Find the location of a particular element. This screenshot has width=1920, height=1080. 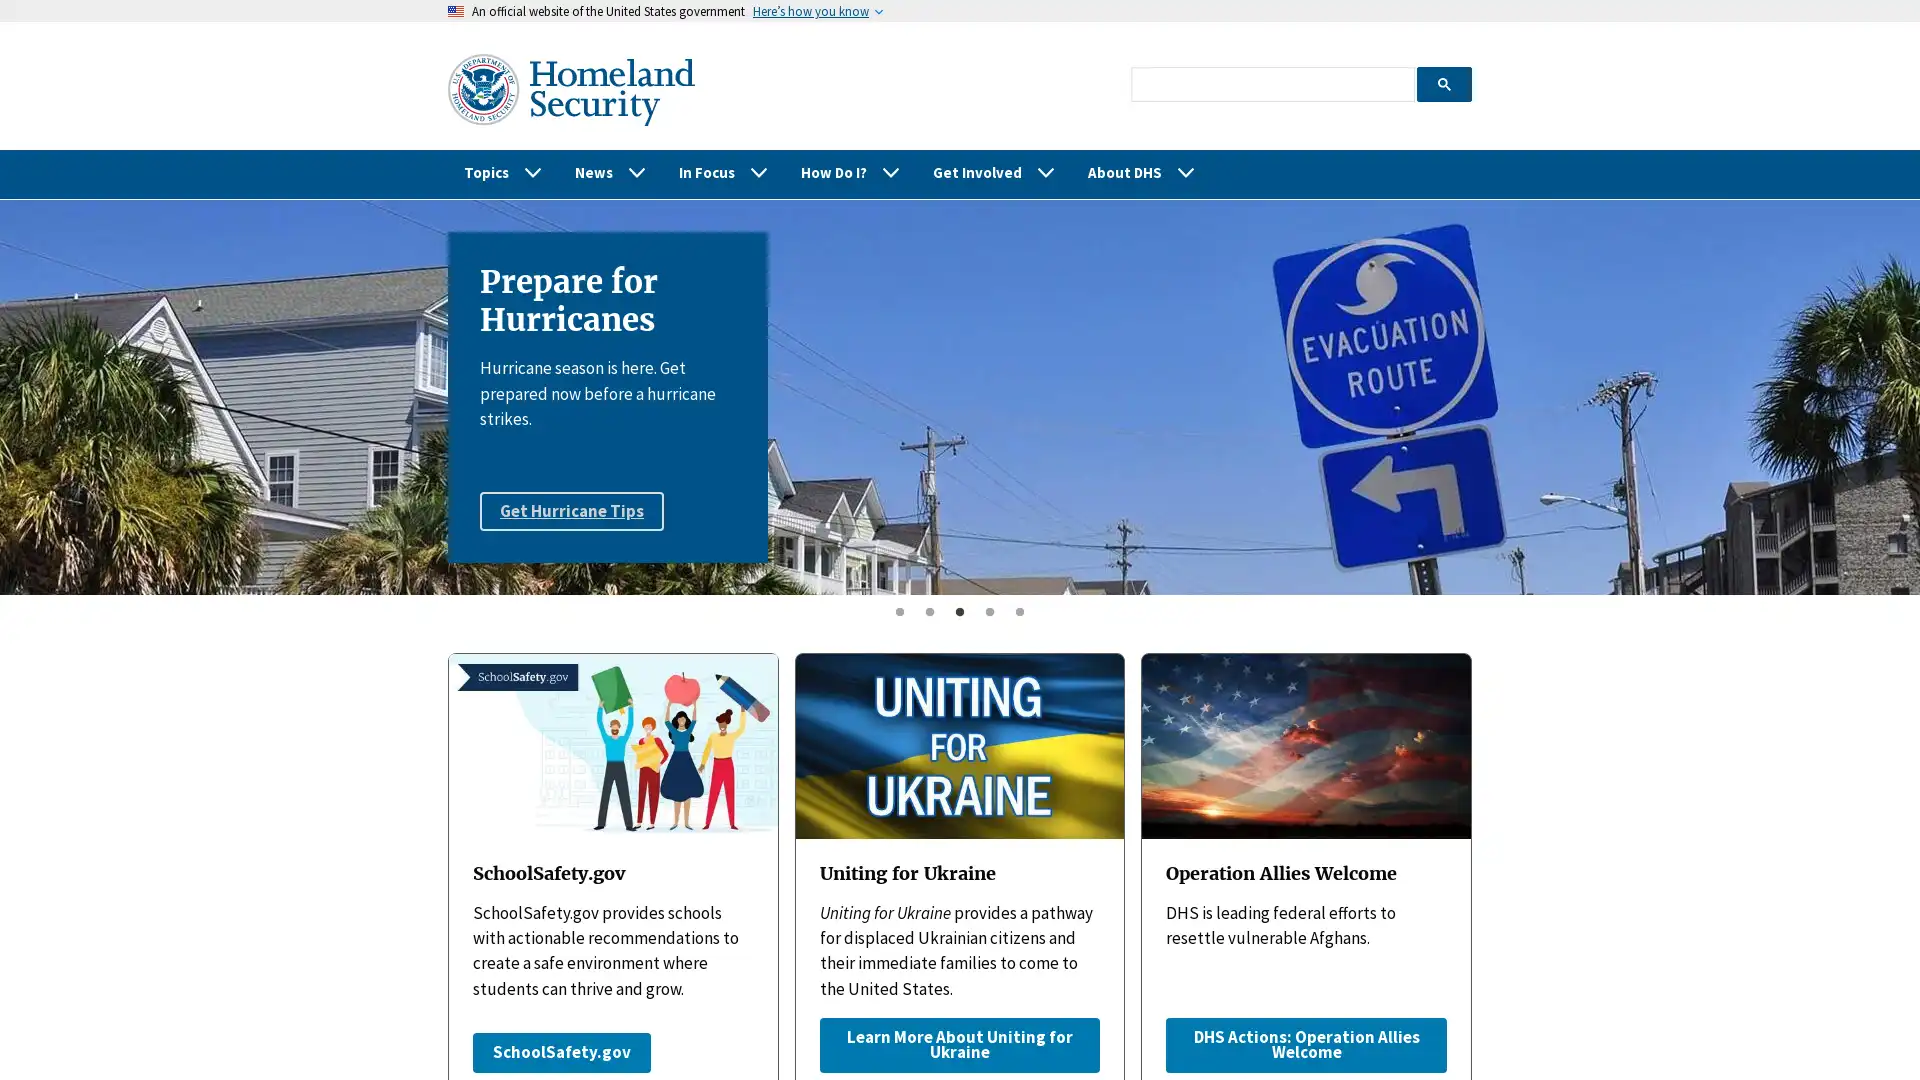

News is located at coordinates (609, 171).